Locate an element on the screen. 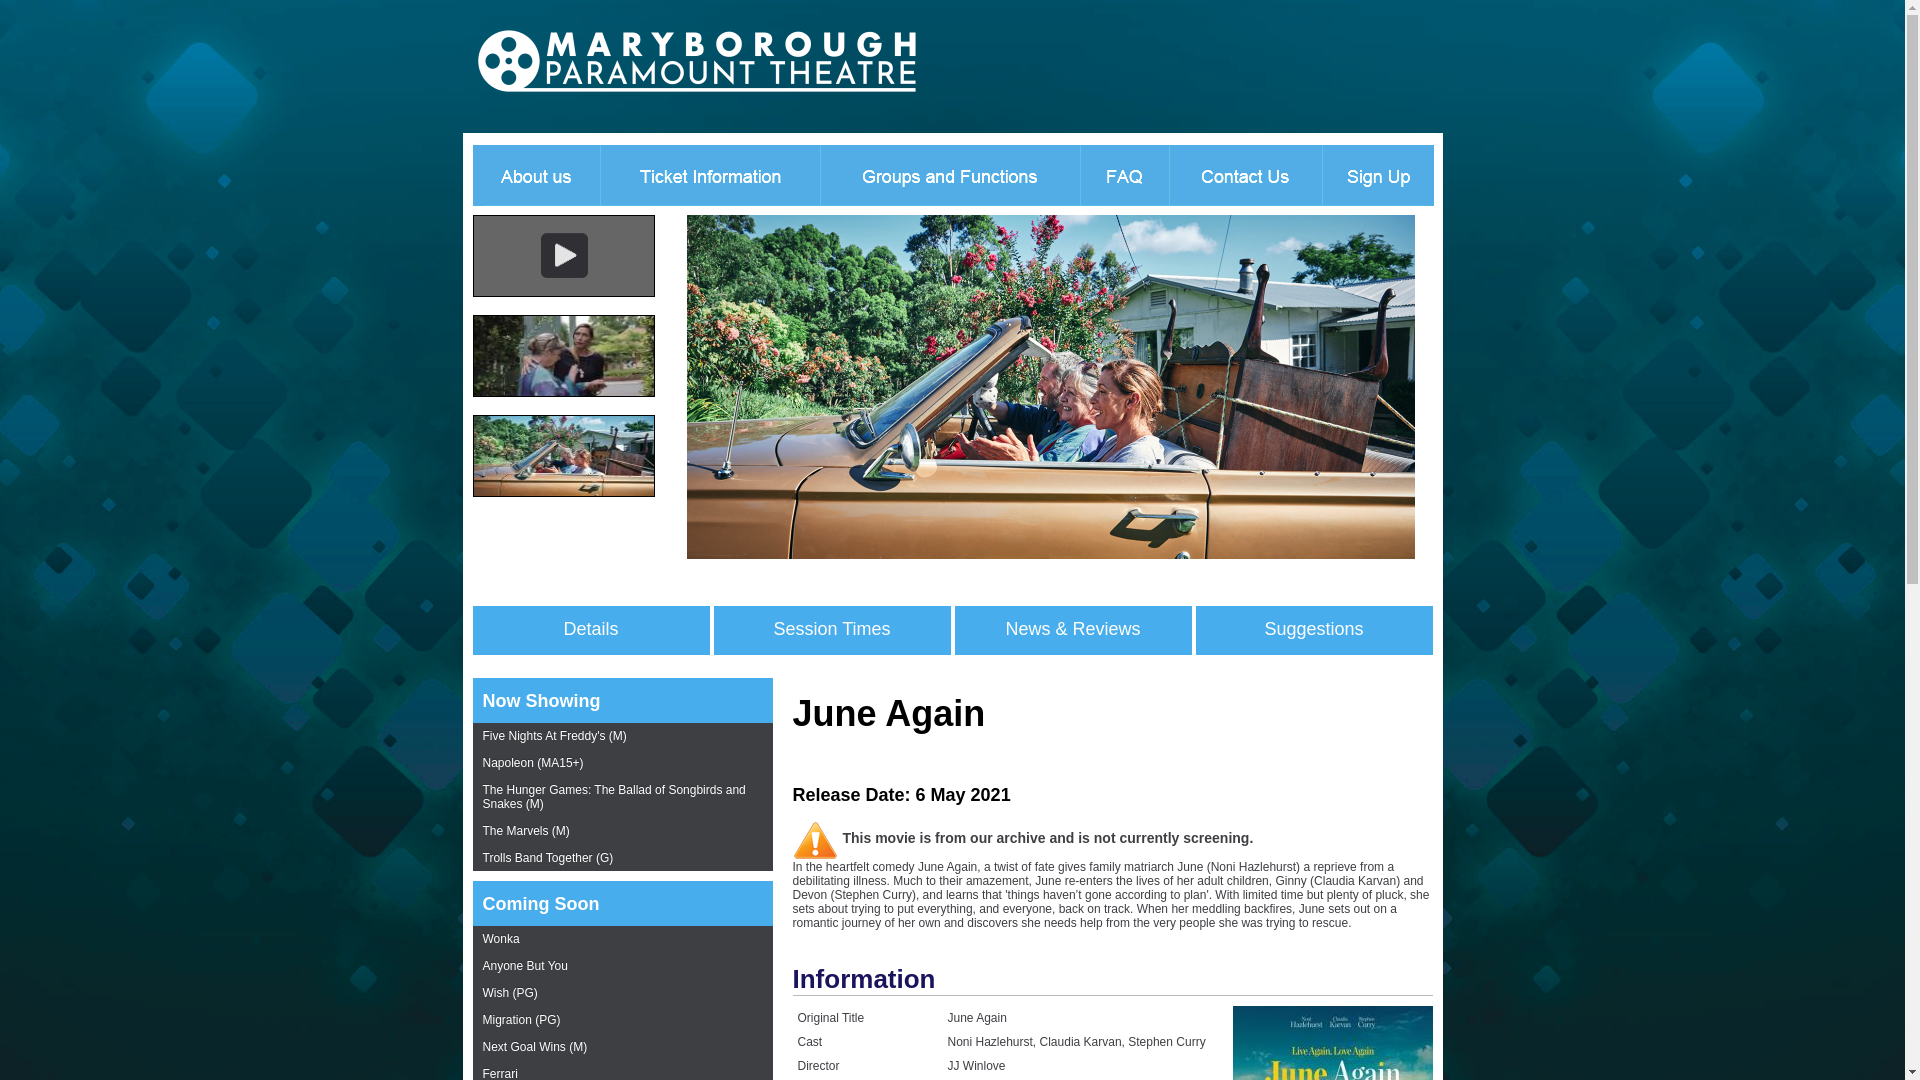 The height and width of the screenshot is (1080, 1920). 'Session Times' is located at coordinates (832, 630).